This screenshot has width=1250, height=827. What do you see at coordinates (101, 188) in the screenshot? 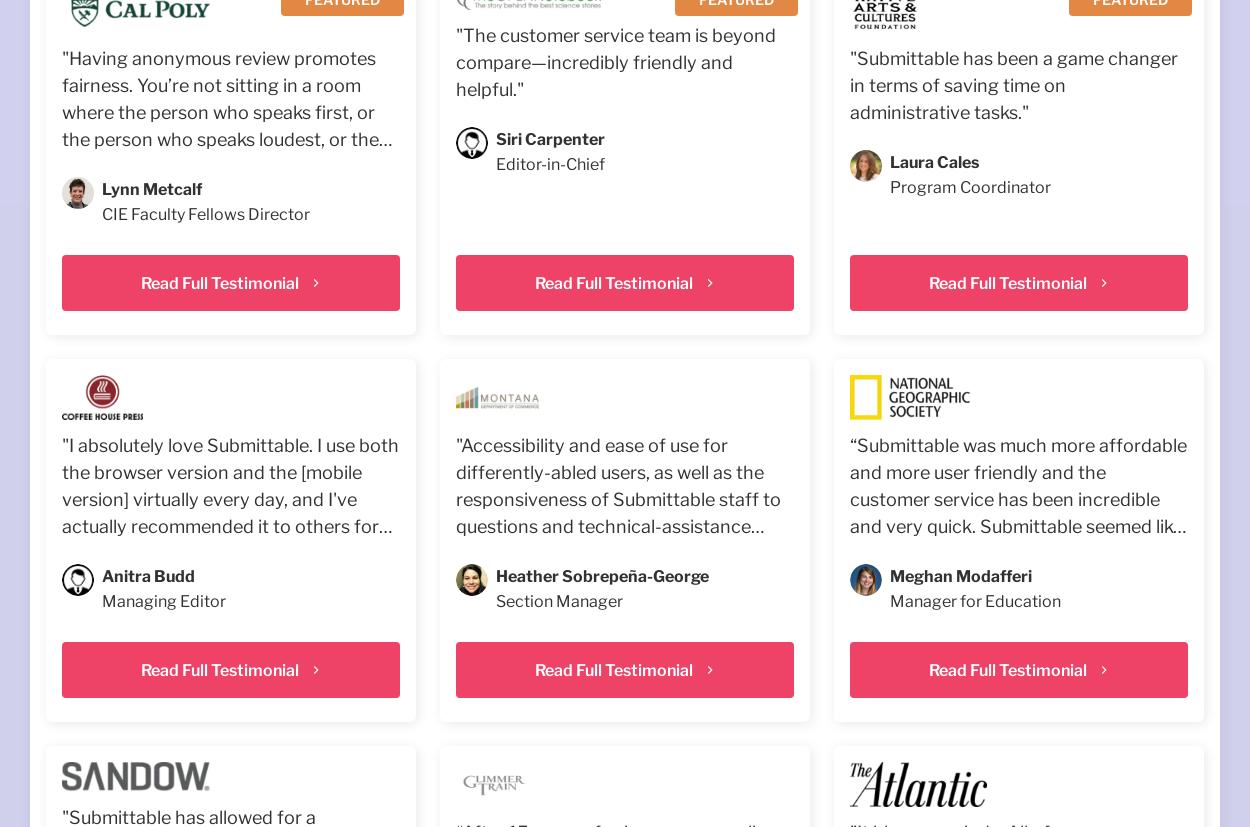
I see `'Lynn Metcalf'` at bounding box center [101, 188].